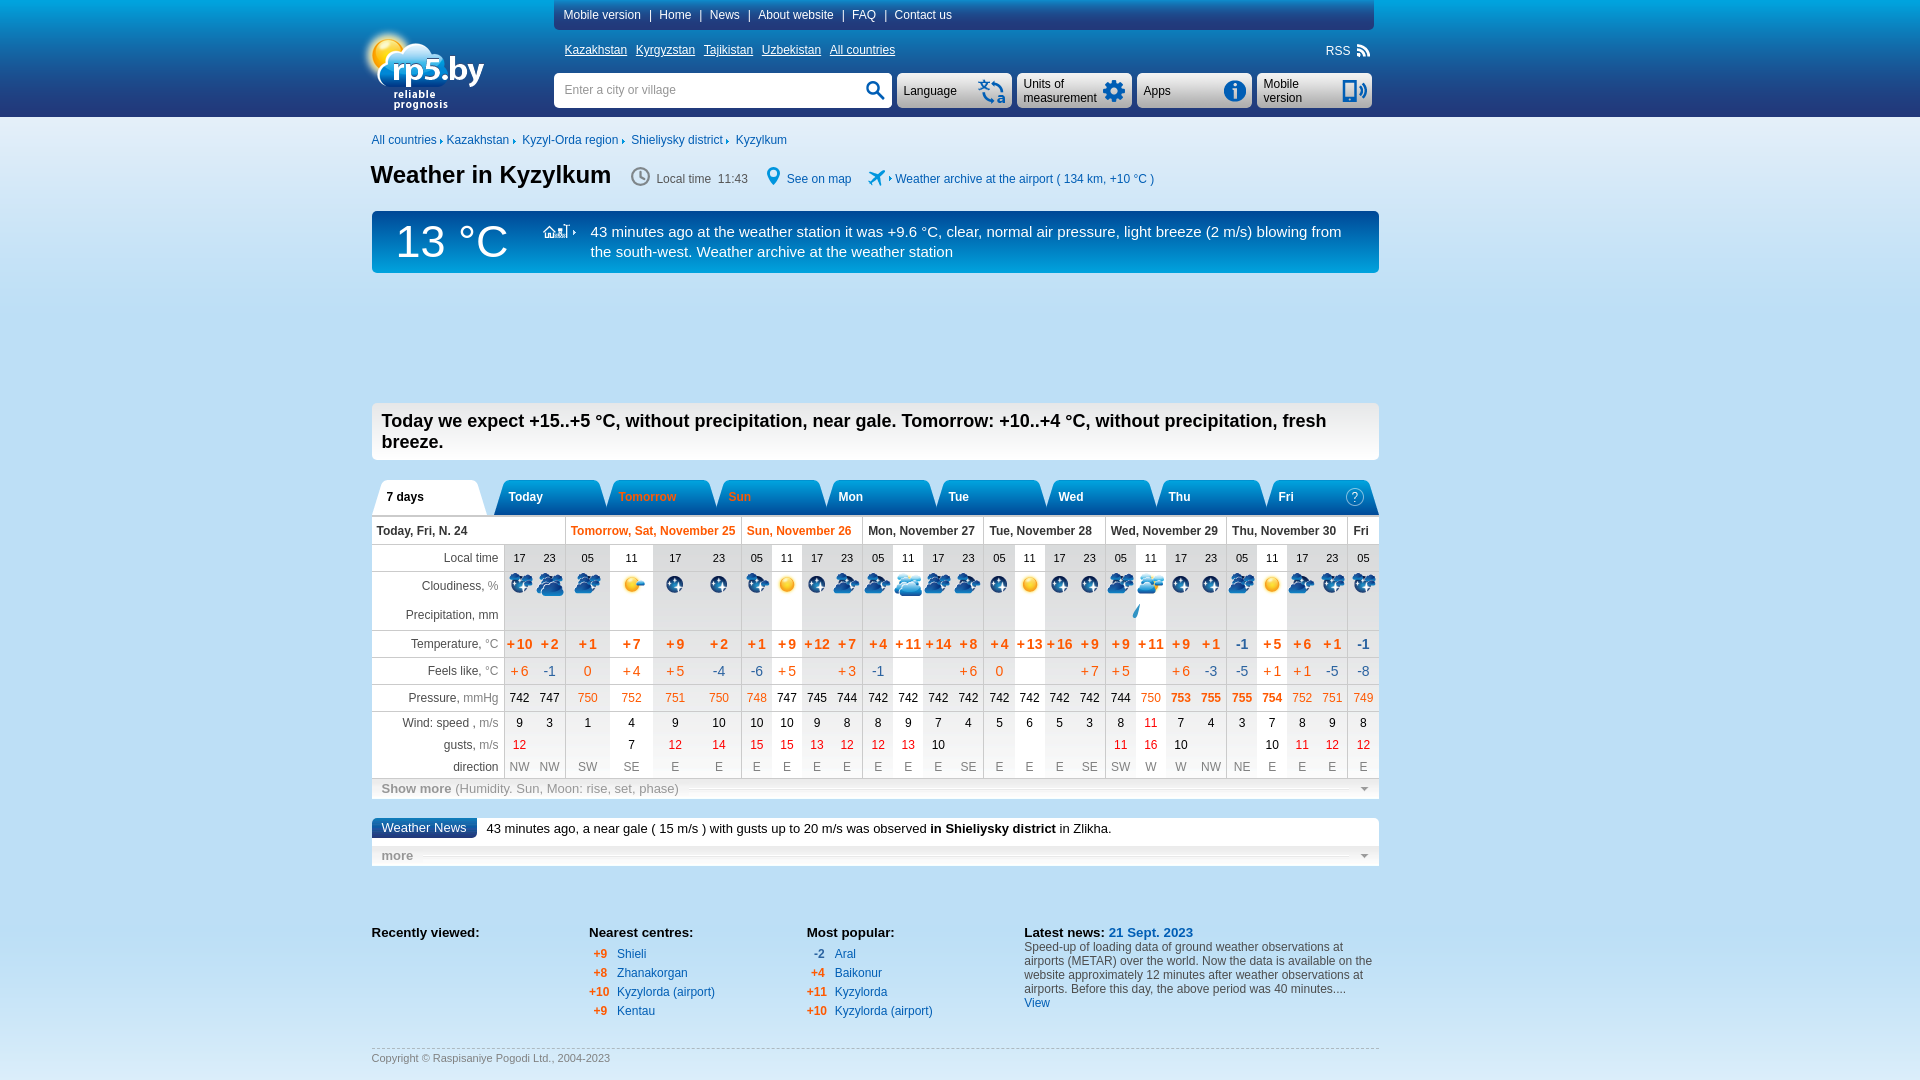 The height and width of the screenshot is (1080, 1920). I want to click on 'Sun', so click(769, 496).